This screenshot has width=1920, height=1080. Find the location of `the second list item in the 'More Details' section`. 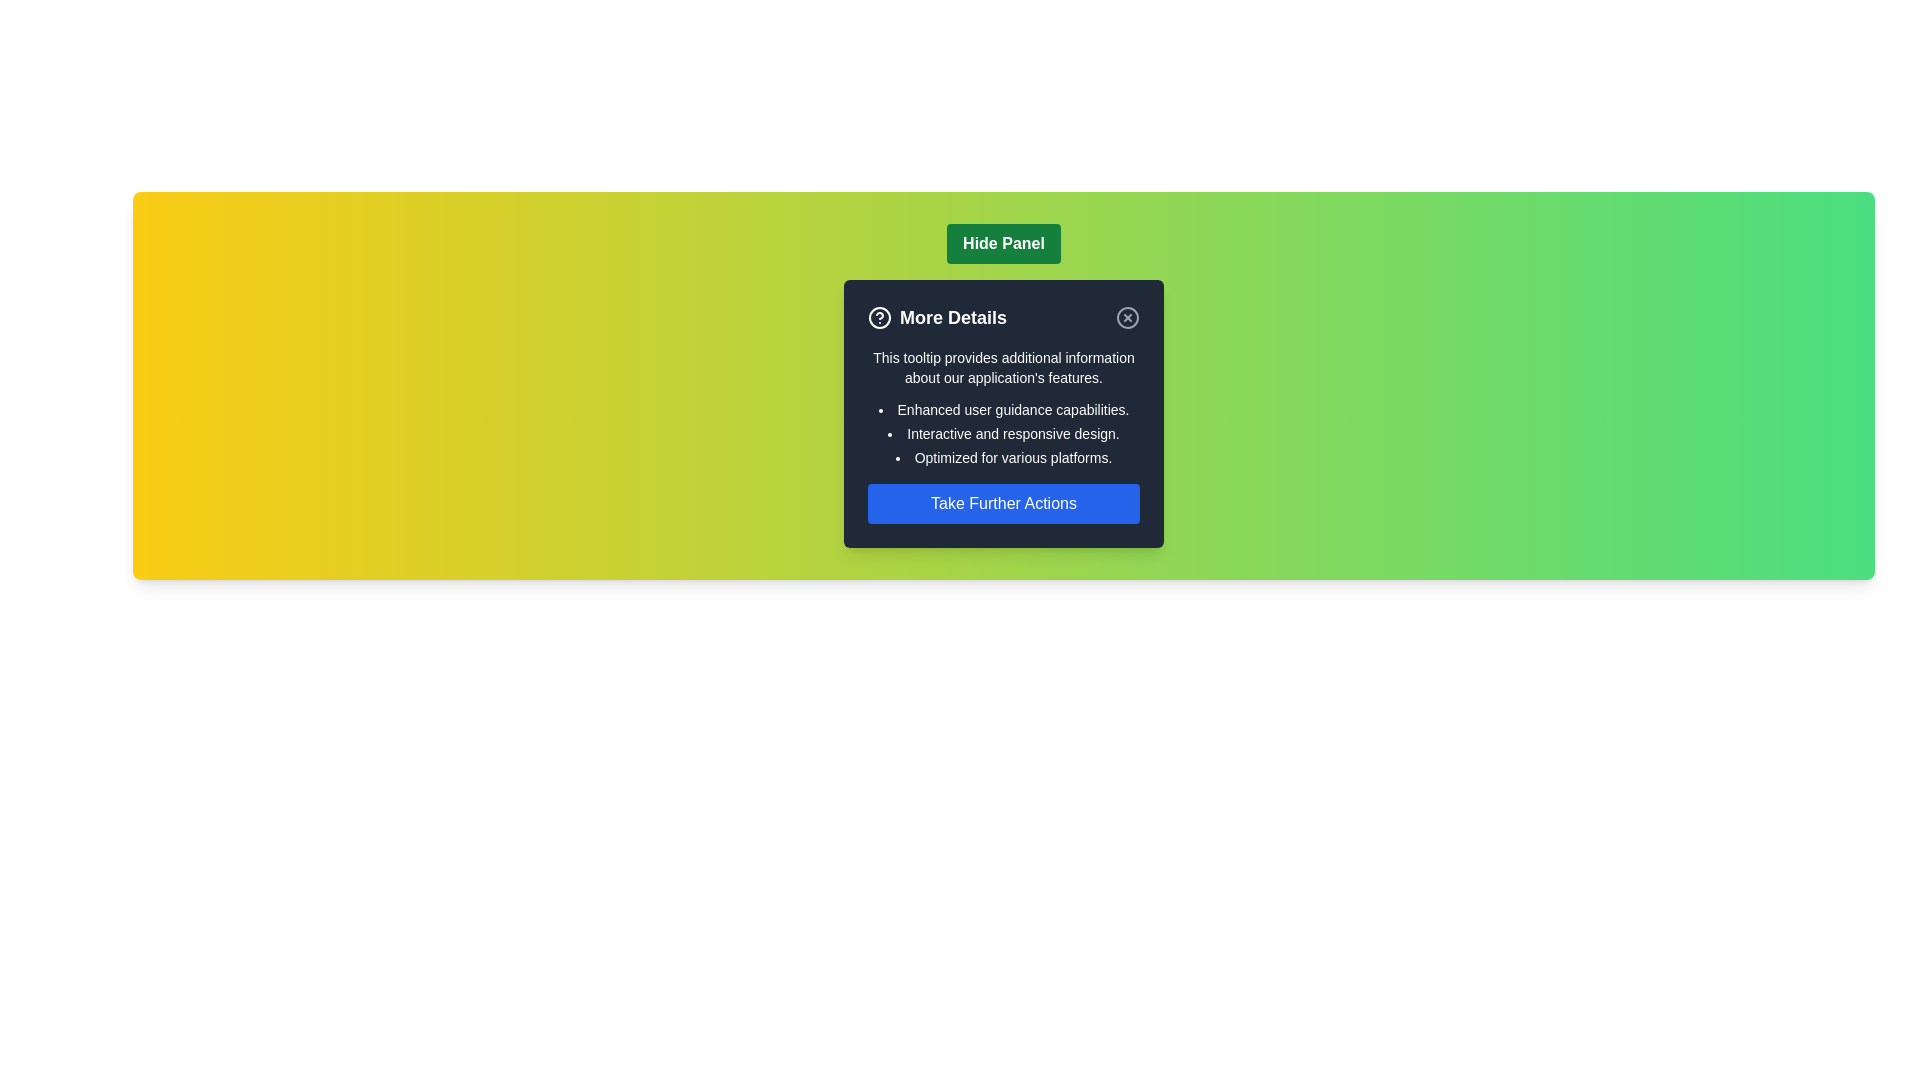

the second list item in the 'More Details' section is located at coordinates (1003, 433).